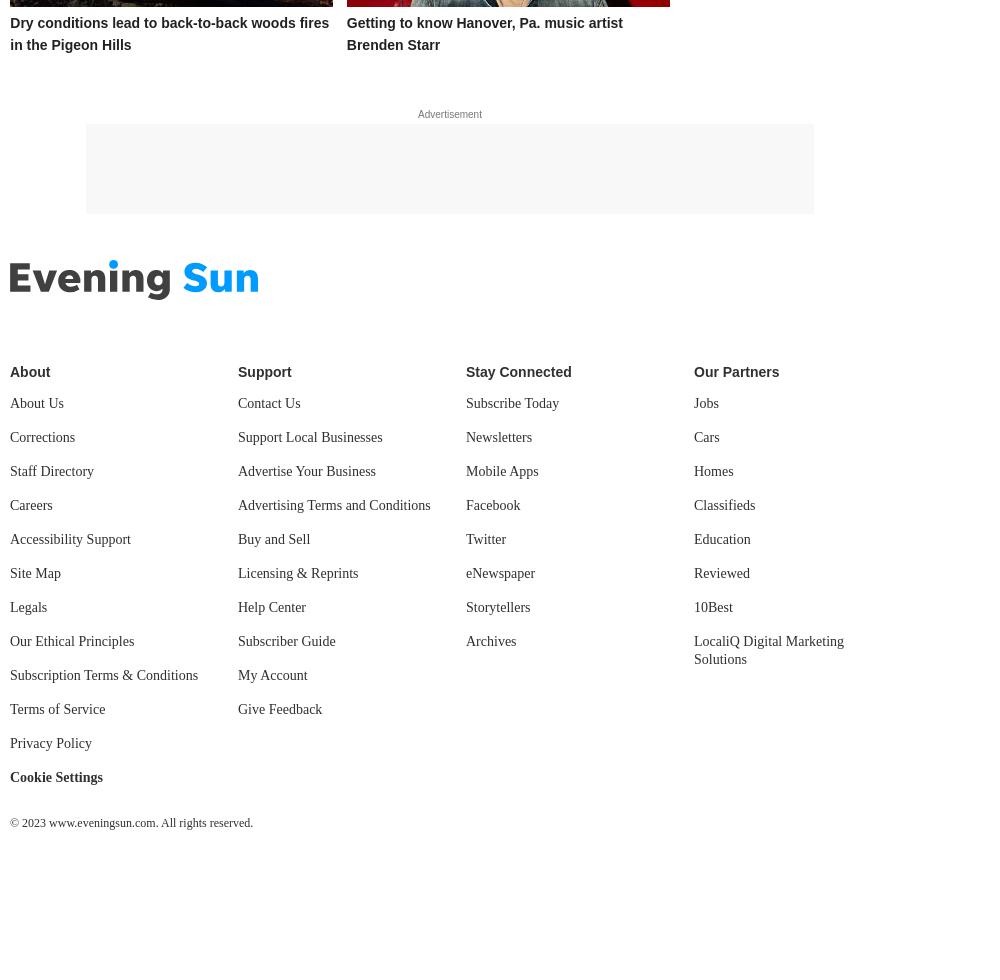 This screenshot has width=1000, height=980. I want to click on 'Classifieds', so click(723, 503).